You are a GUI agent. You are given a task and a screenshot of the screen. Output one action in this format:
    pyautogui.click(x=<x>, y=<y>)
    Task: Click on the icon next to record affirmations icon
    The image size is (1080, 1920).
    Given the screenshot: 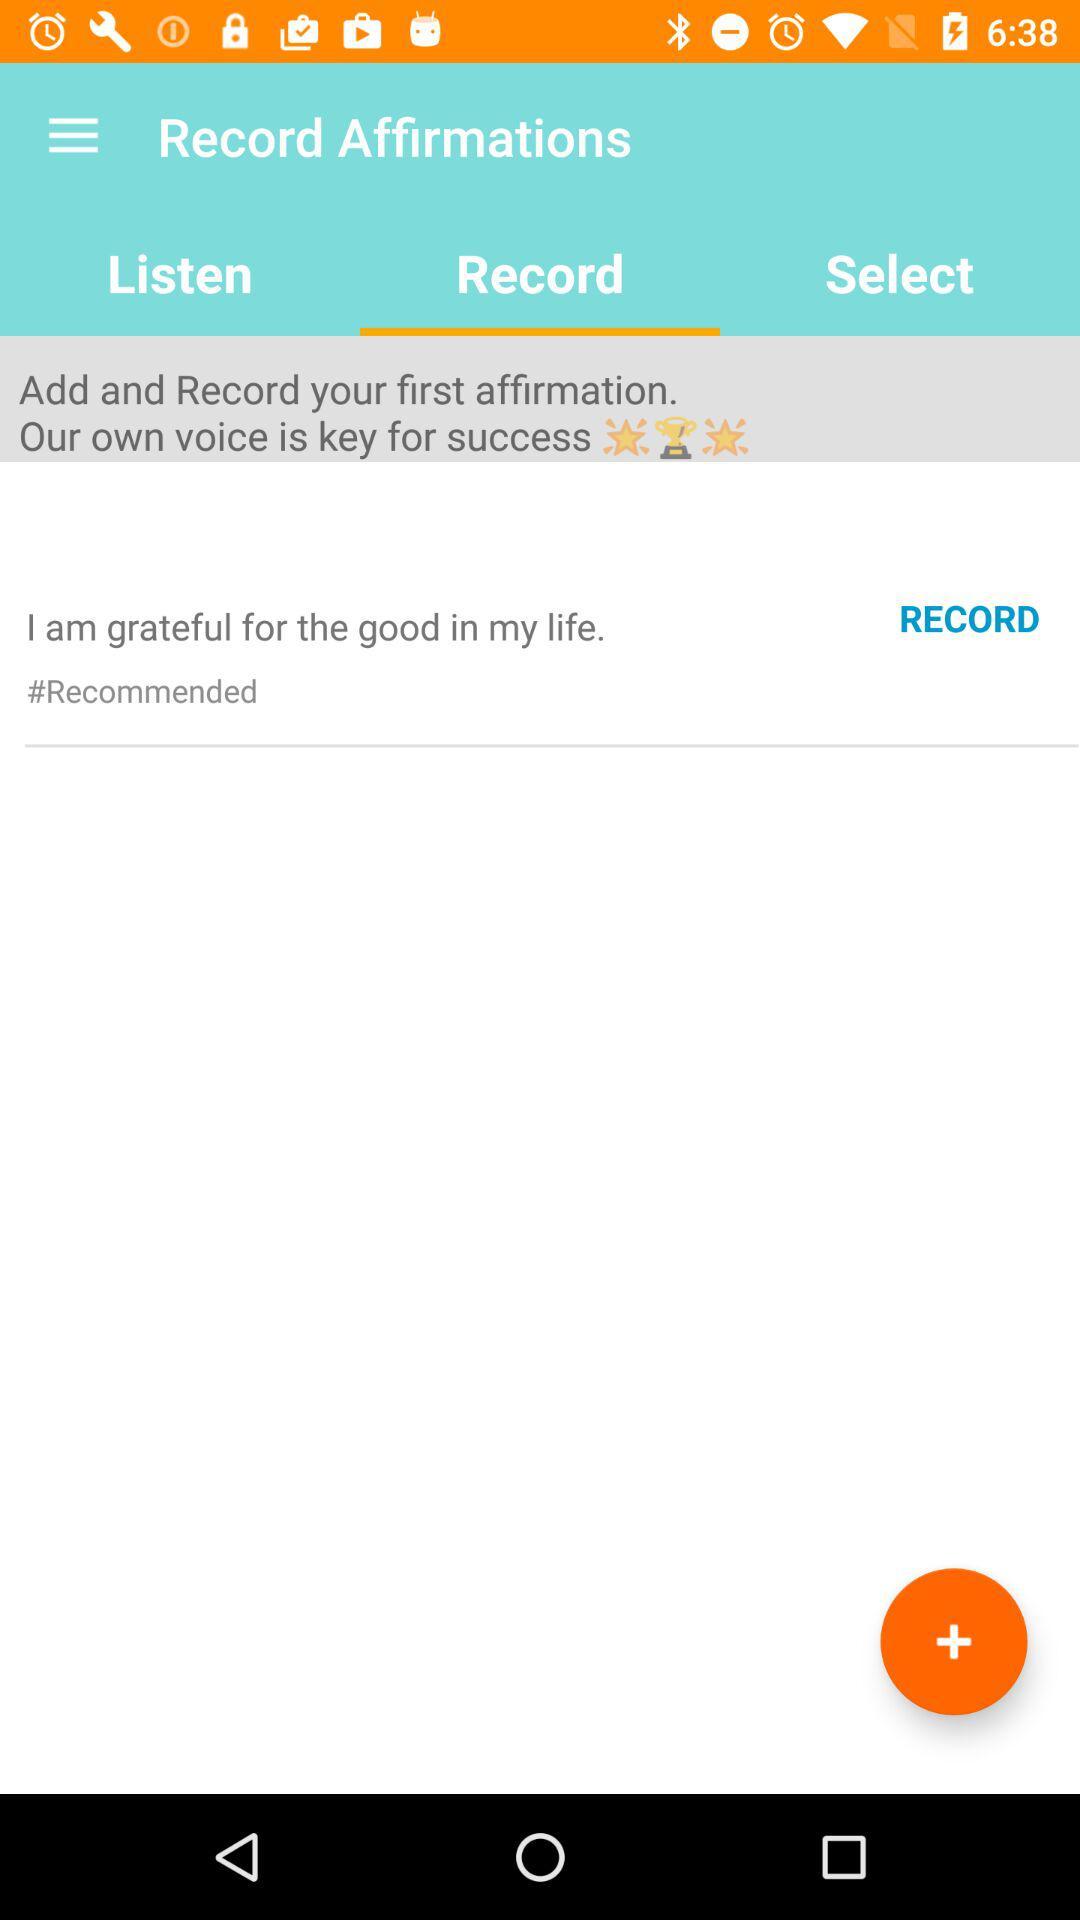 What is the action you would take?
    pyautogui.click(x=72, y=135)
    